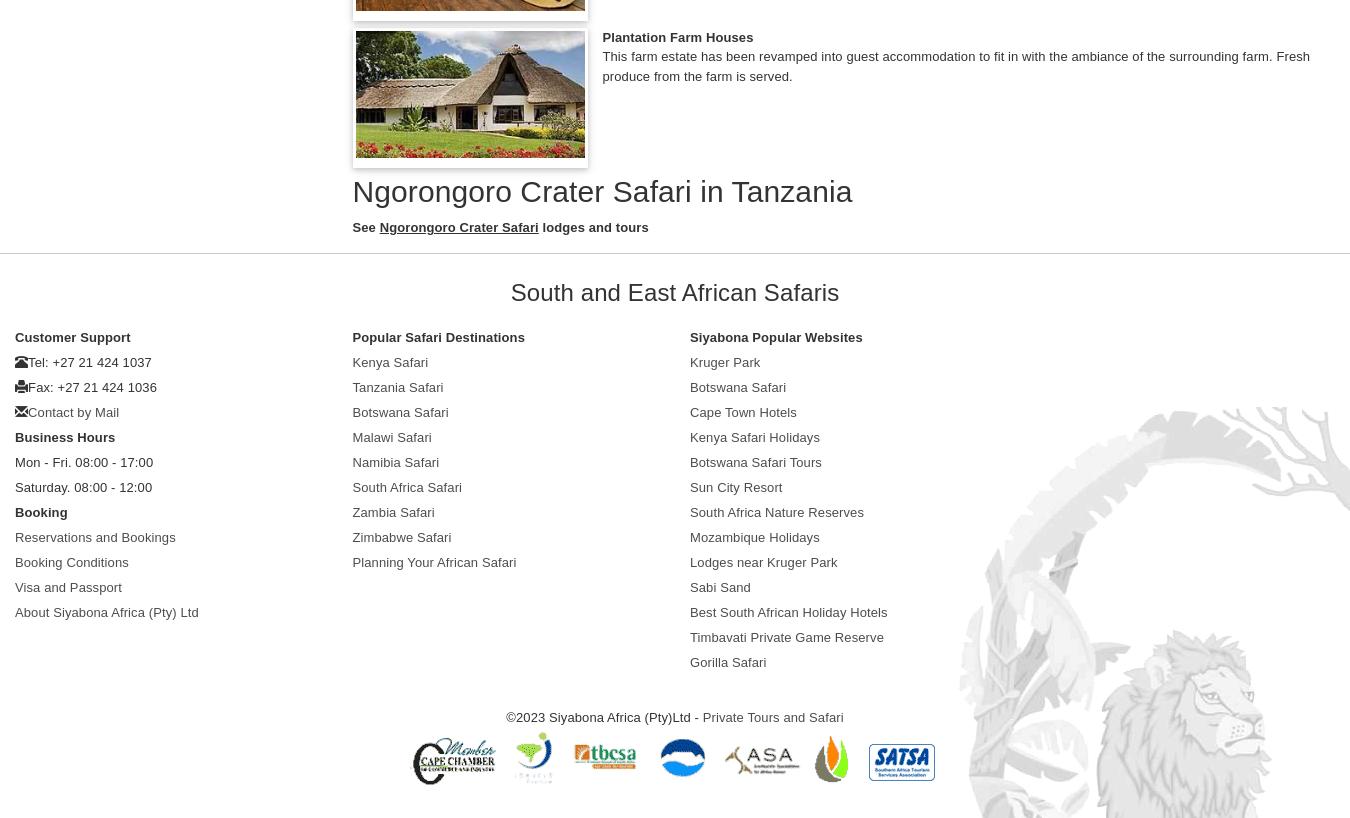 This screenshot has height=818, width=1350. Describe the element at coordinates (365, 226) in the screenshot. I see `'See'` at that location.